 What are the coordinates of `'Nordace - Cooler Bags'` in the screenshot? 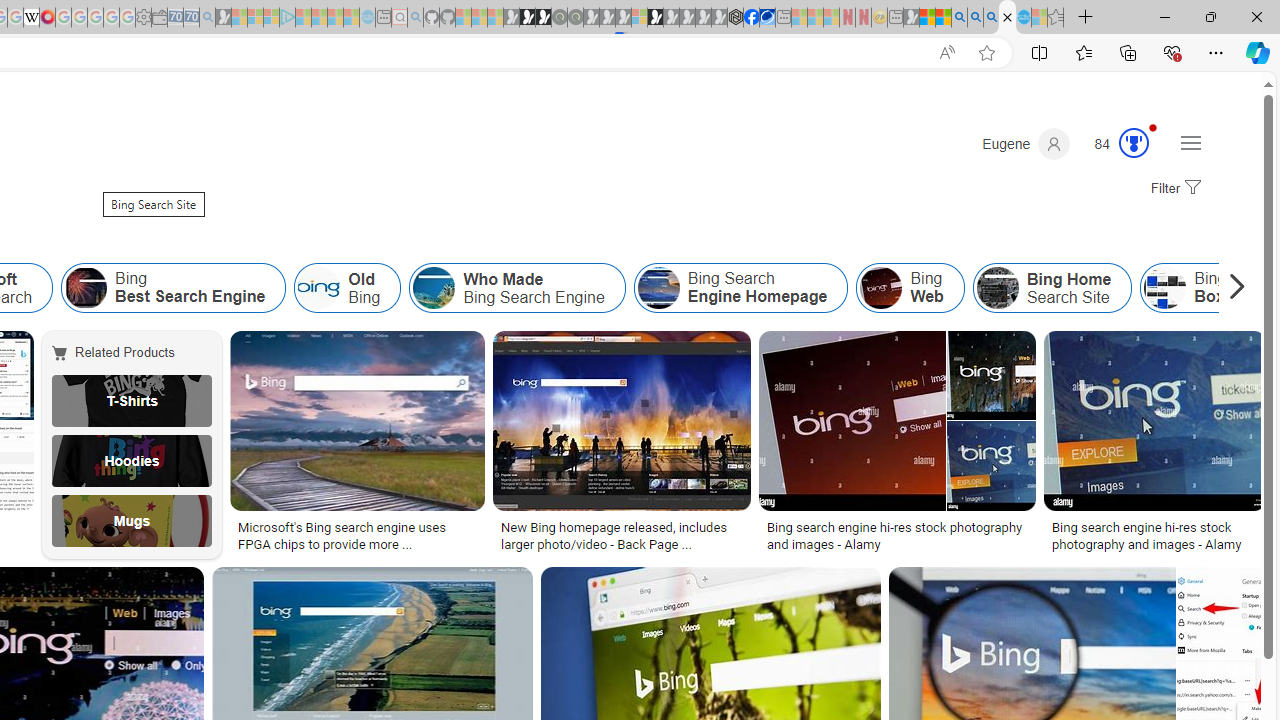 It's located at (735, 17).